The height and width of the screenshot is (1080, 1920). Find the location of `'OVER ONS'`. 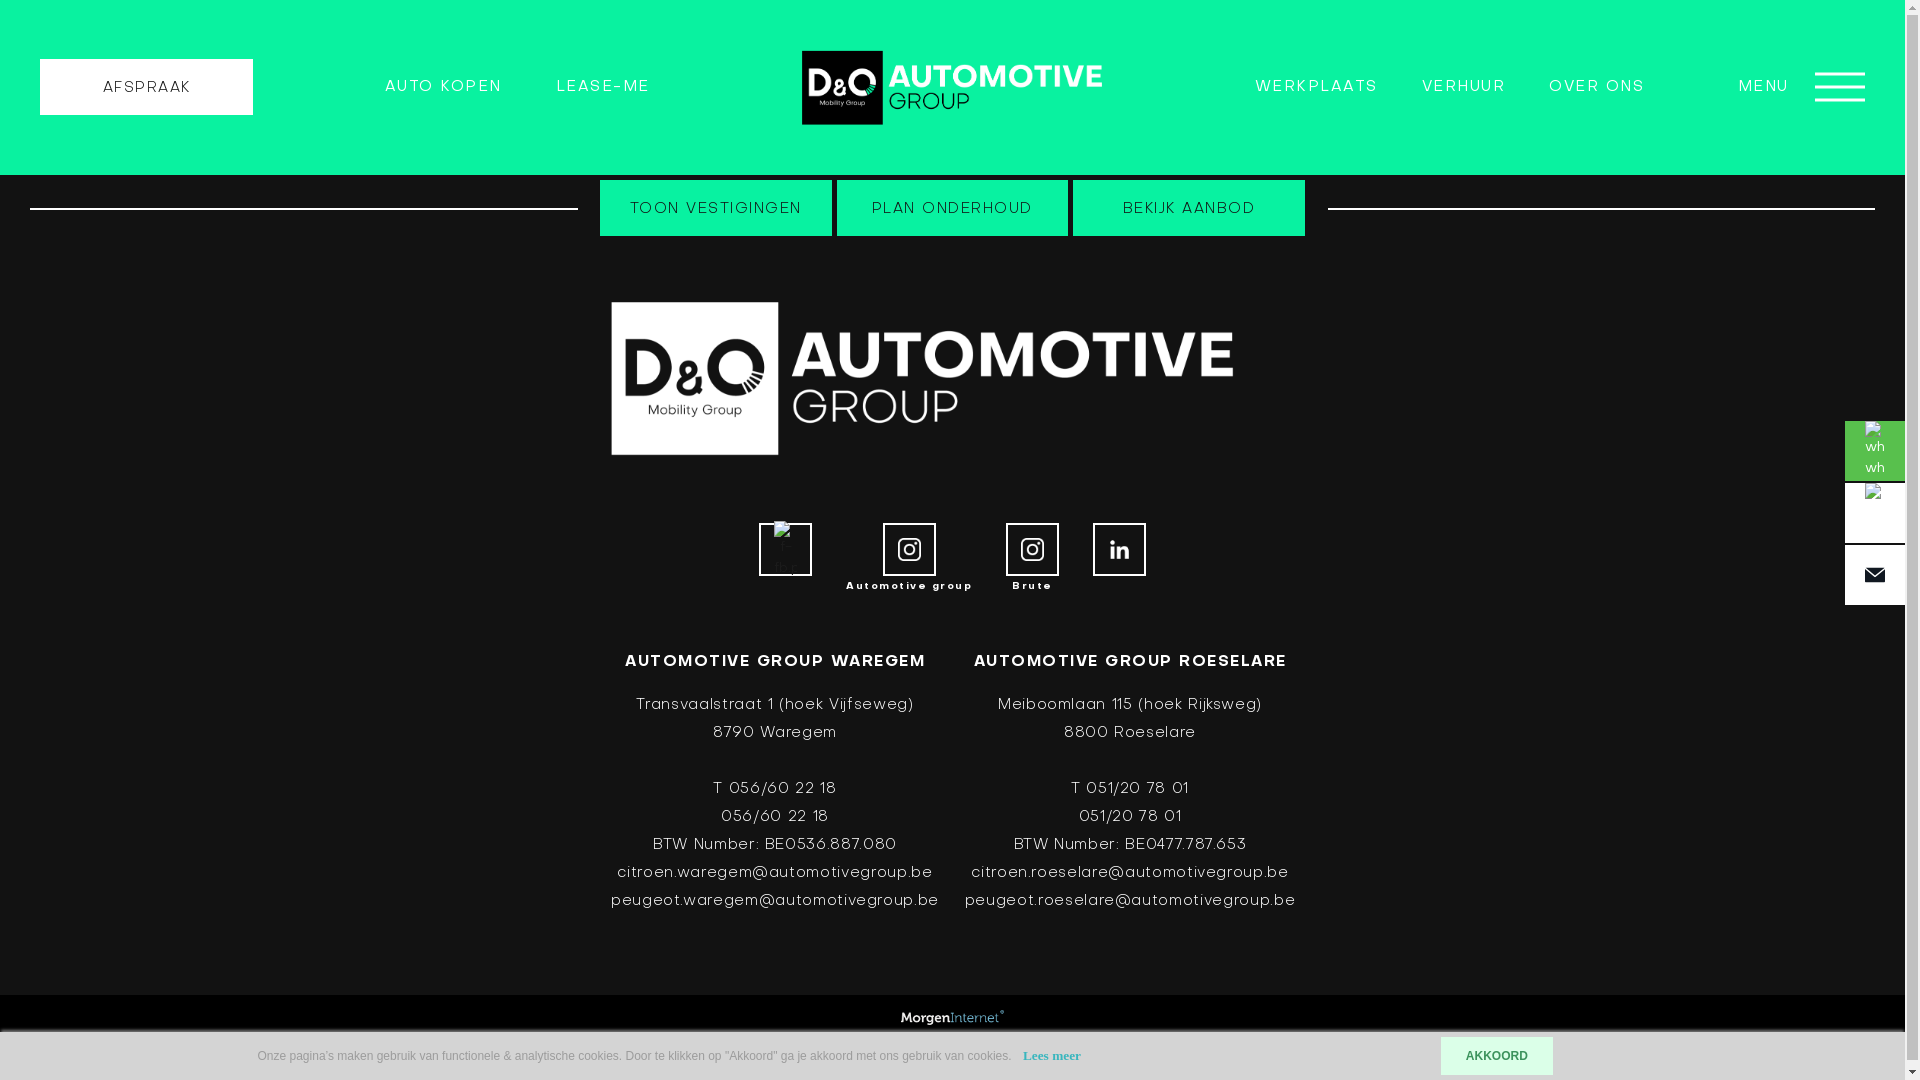

'OVER ONS' is located at coordinates (1595, 86).